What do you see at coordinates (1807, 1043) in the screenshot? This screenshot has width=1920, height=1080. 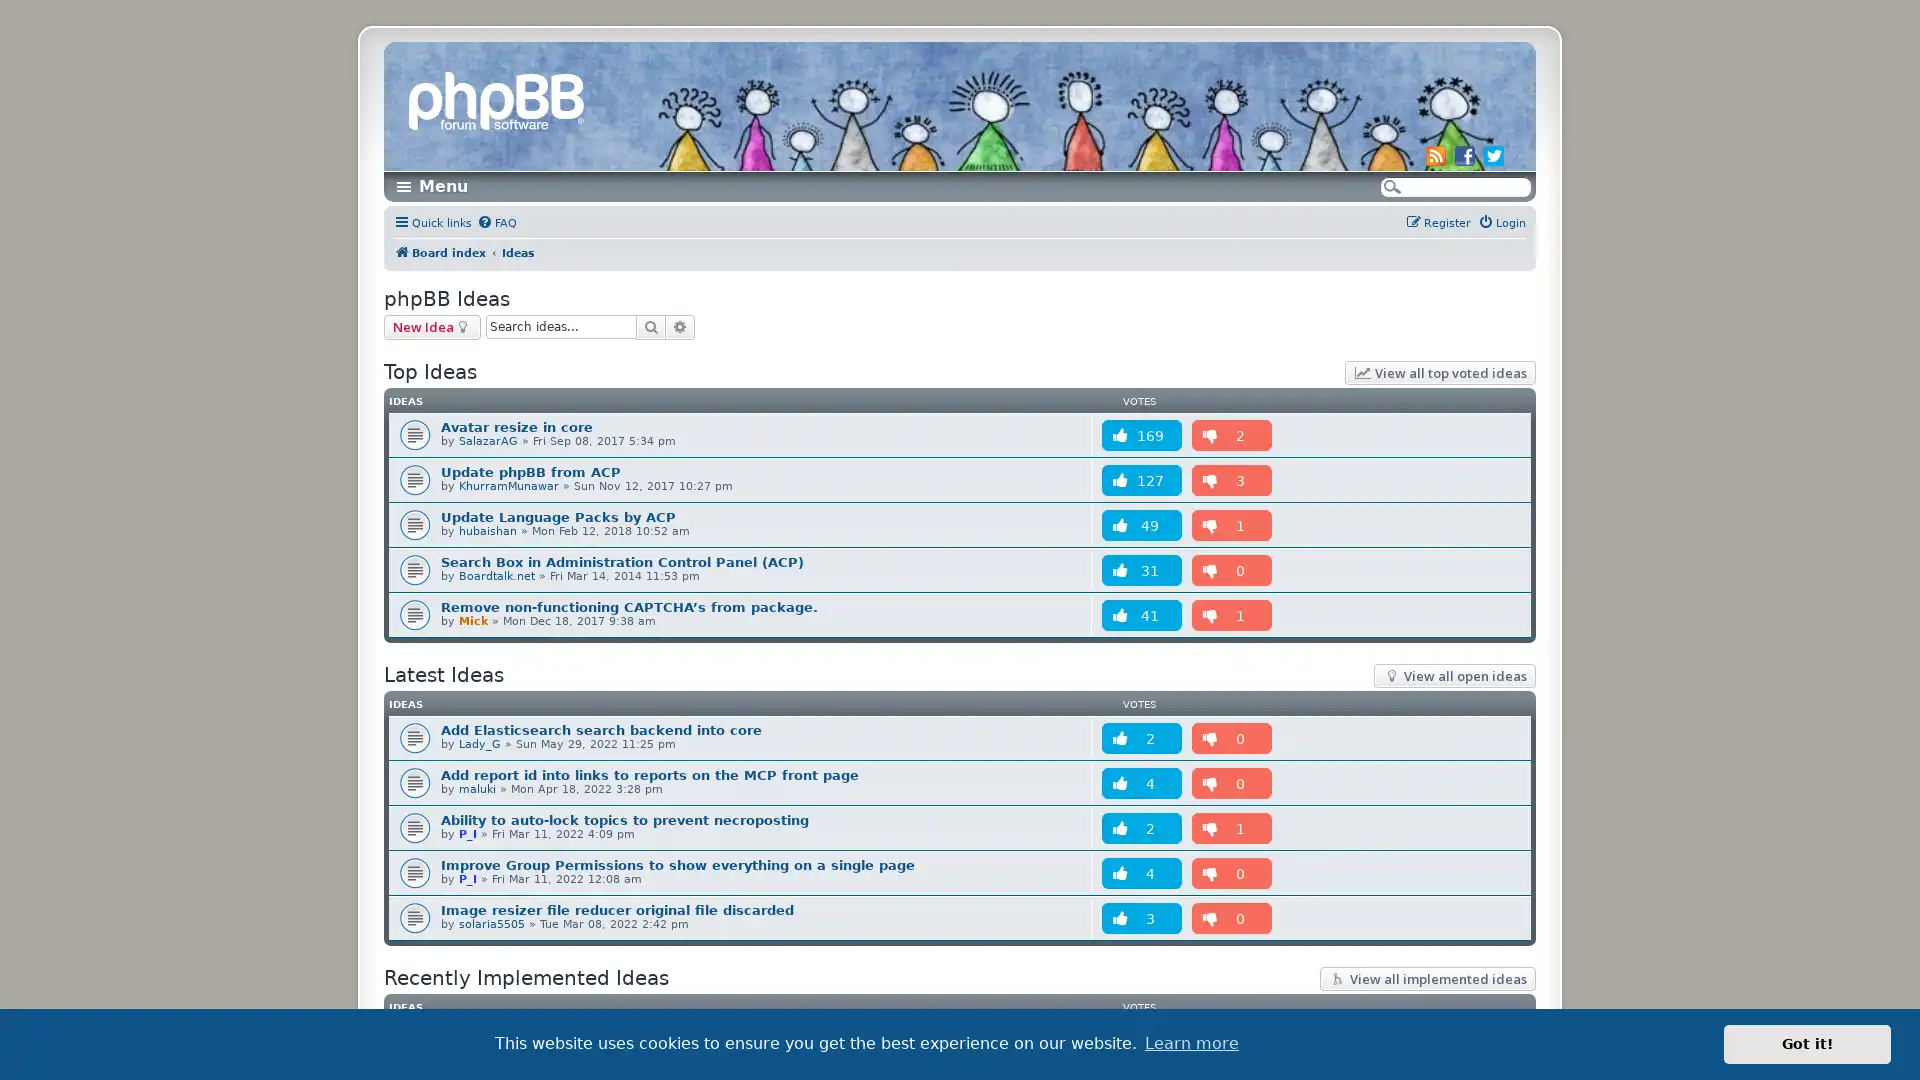 I see `dismiss cookie message` at bounding box center [1807, 1043].